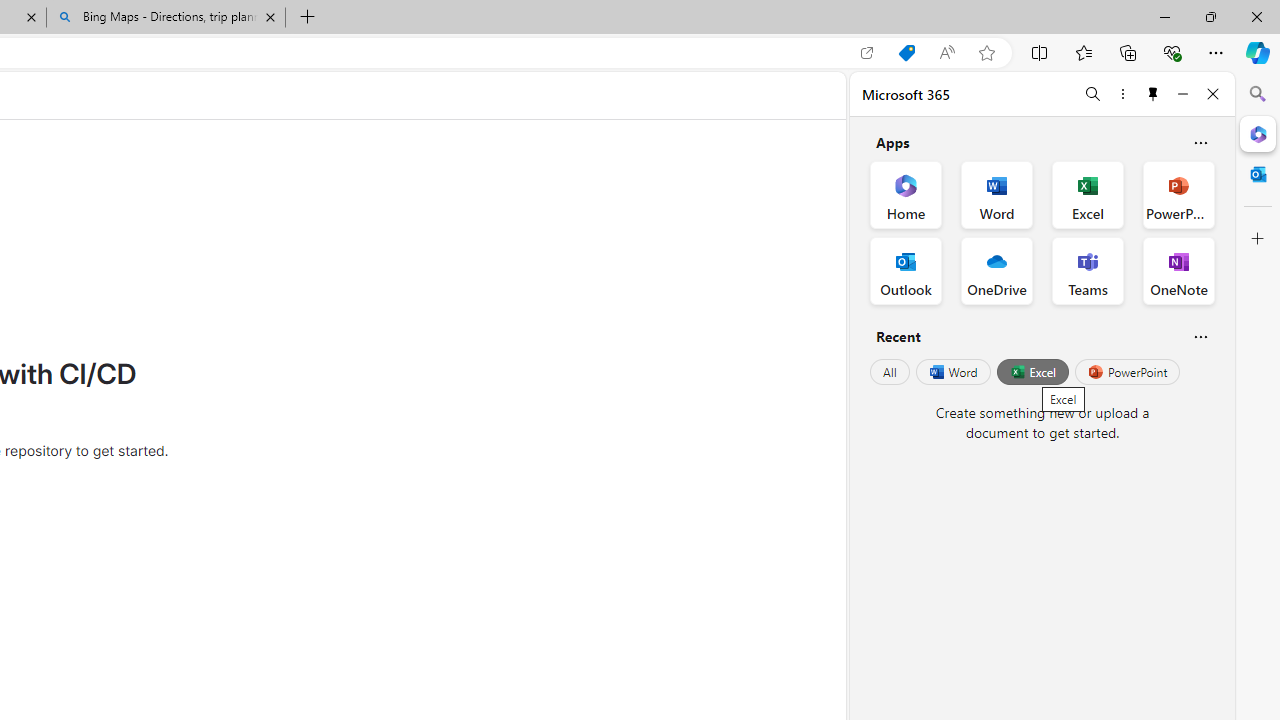  I want to click on 'Excel', so click(1032, 372).